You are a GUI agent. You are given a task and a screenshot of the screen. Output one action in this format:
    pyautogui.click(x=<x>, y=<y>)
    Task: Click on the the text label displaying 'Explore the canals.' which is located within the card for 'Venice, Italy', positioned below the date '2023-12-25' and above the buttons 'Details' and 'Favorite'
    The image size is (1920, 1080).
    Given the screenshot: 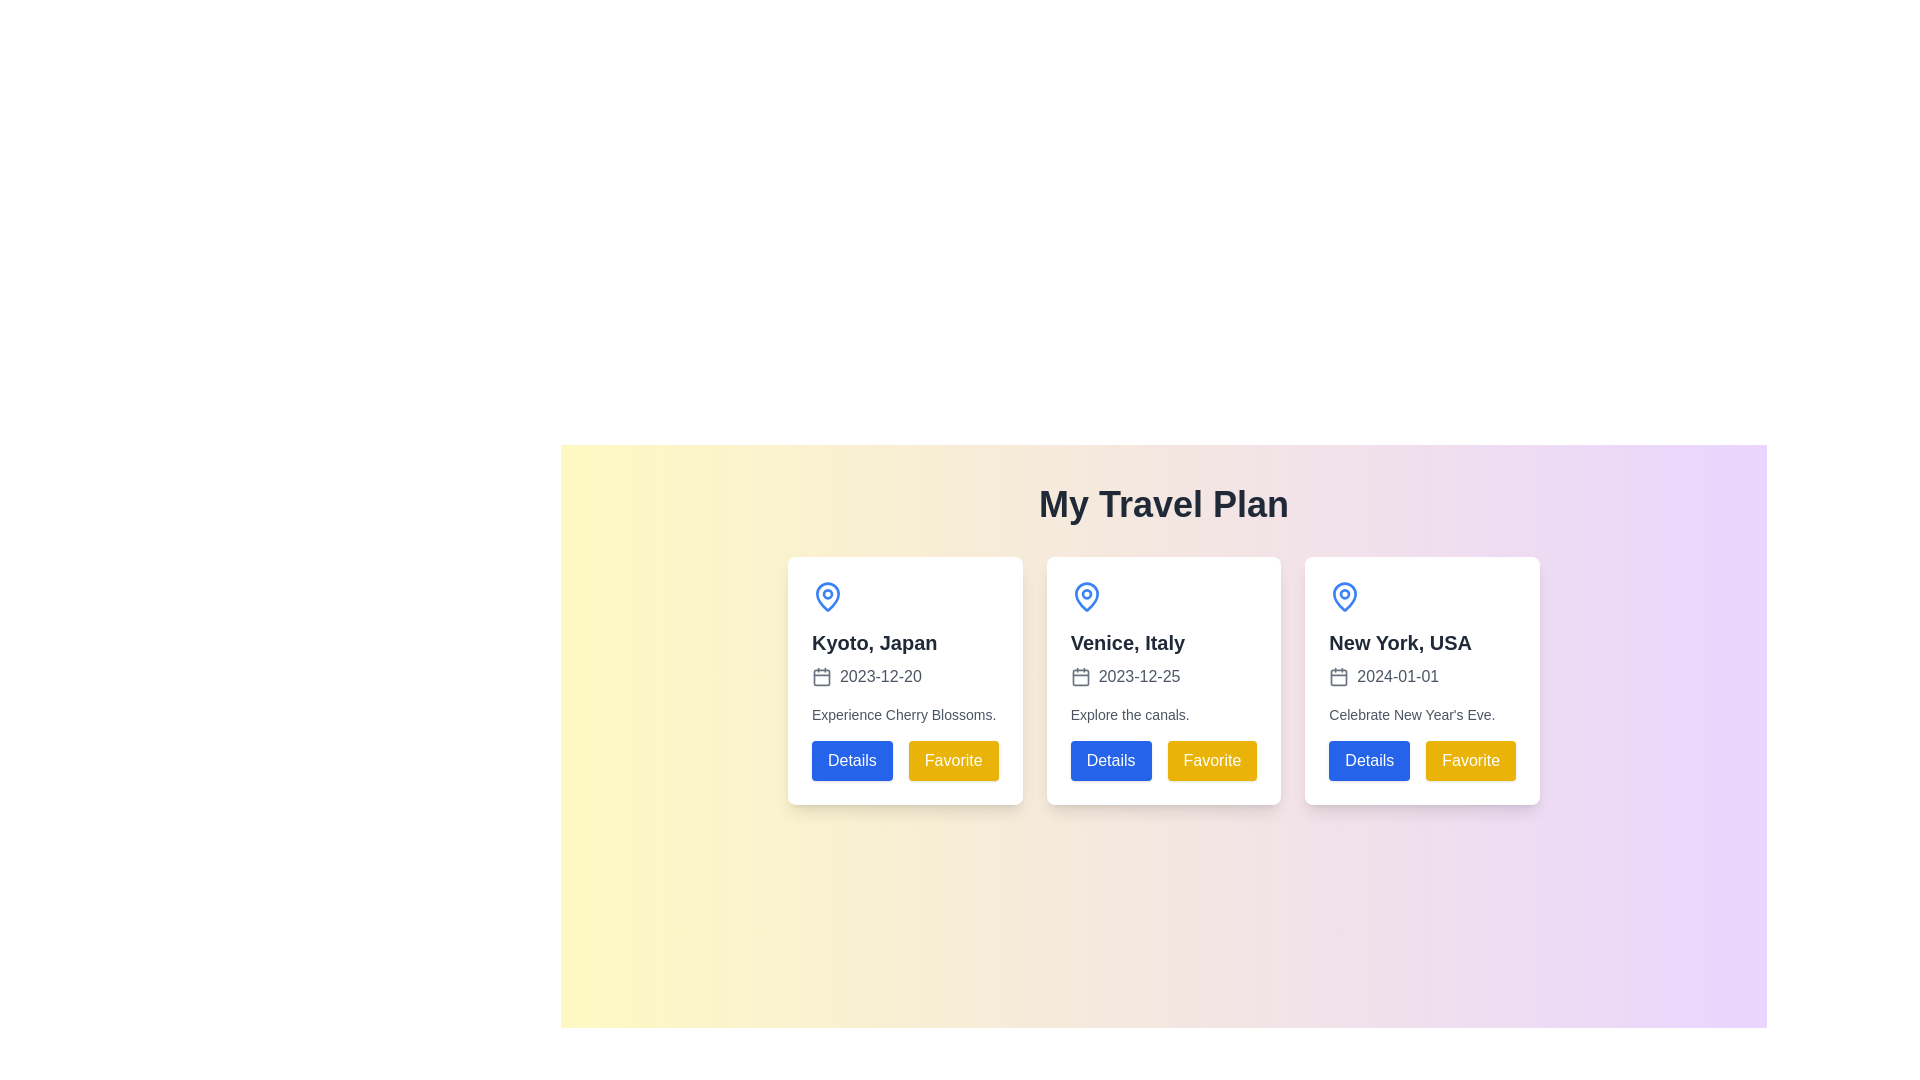 What is the action you would take?
    pyautogui.click(x=1130, y=713)
    